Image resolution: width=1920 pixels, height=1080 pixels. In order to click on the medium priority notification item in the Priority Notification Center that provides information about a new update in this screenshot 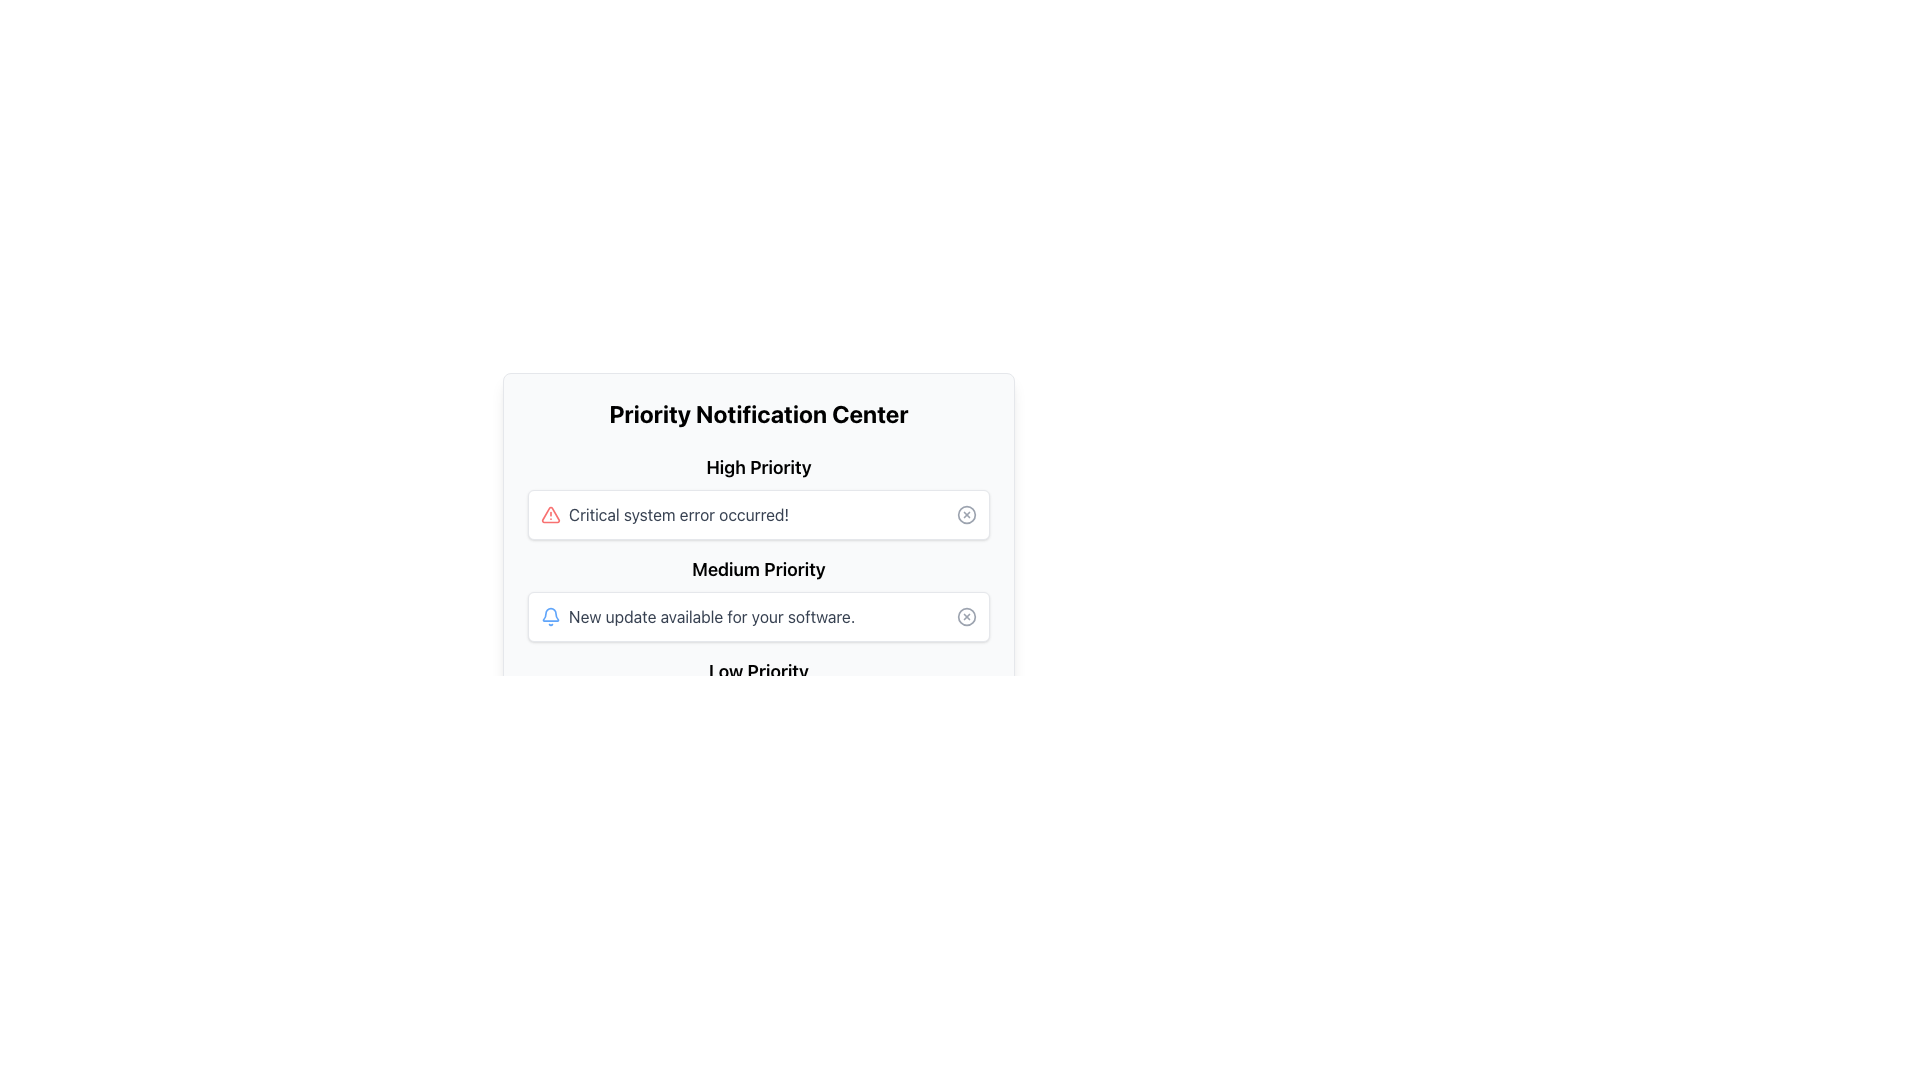, I will do `click(757, 597)`.